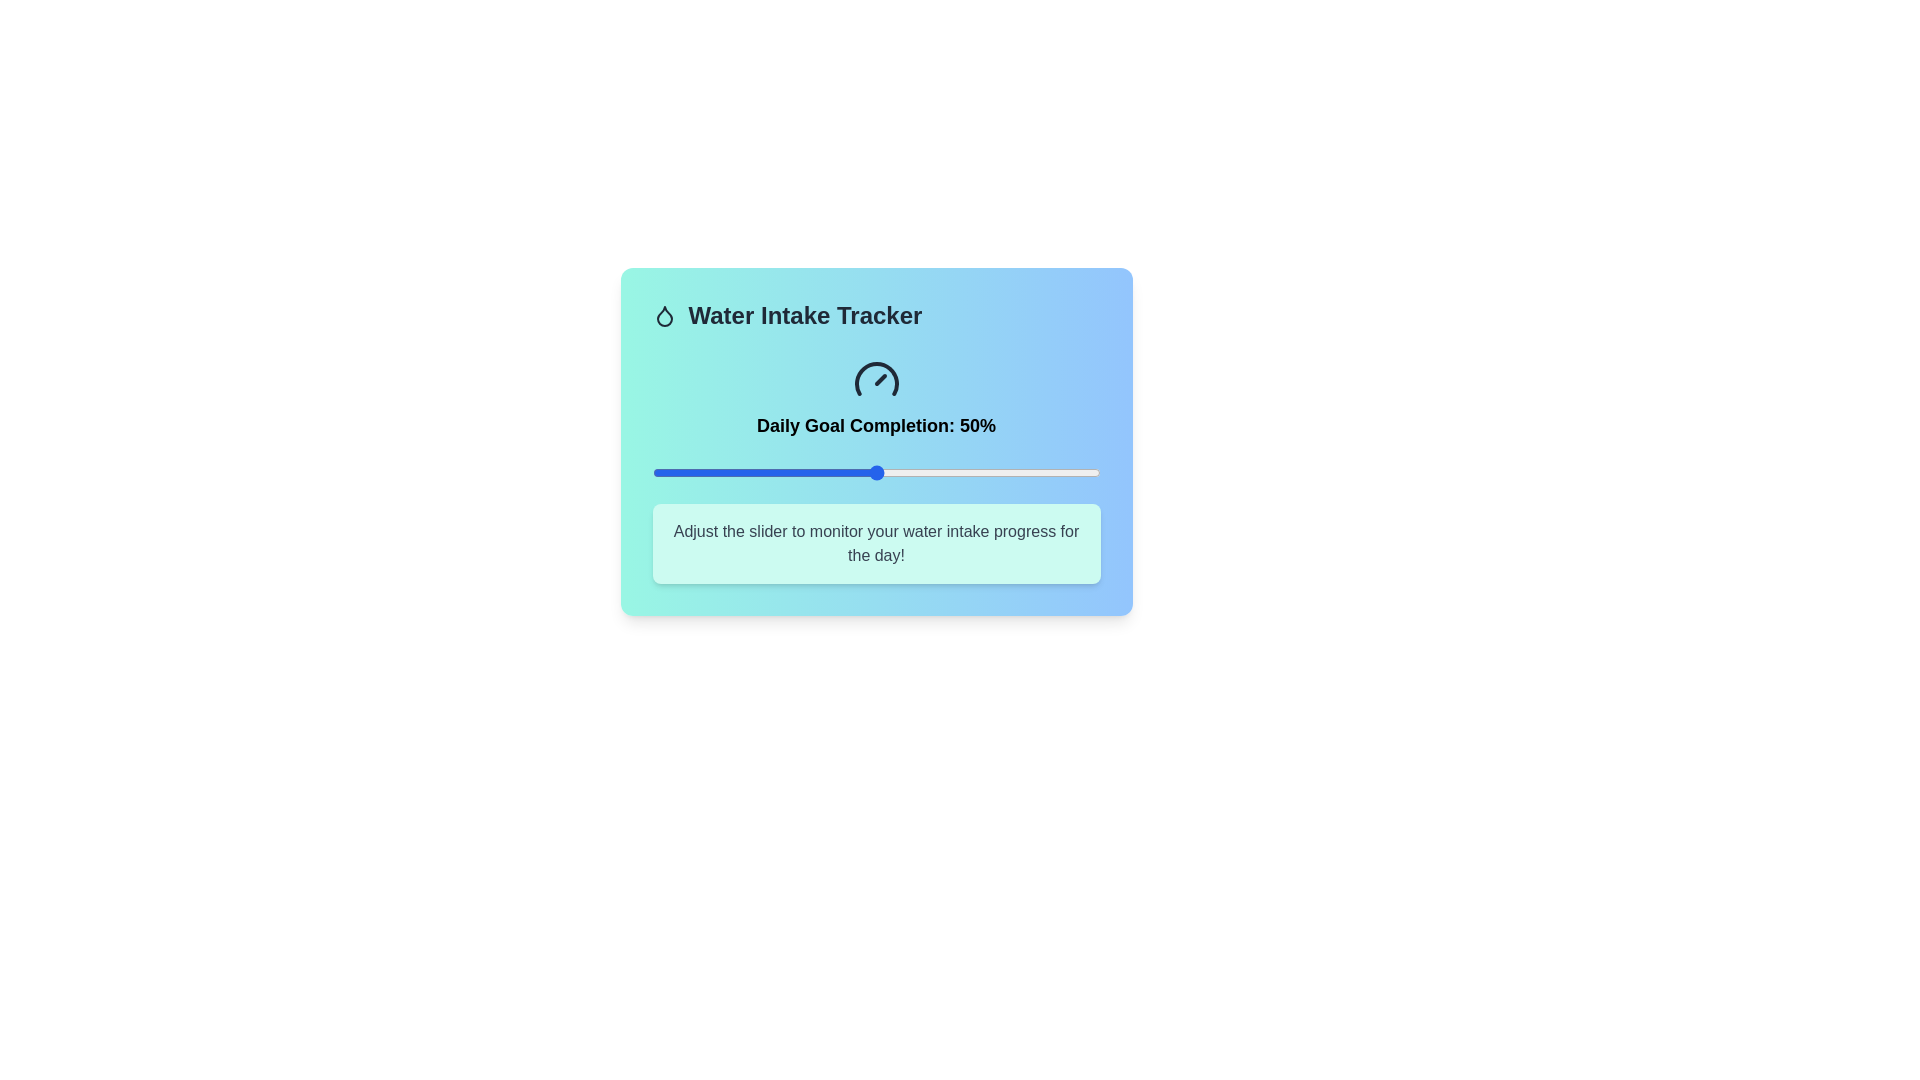  What do you see at coordinates (929, 473) in the screenshot?
I see `the slider to set the water intake percentage to 62%` at bounding box center [929, 473].